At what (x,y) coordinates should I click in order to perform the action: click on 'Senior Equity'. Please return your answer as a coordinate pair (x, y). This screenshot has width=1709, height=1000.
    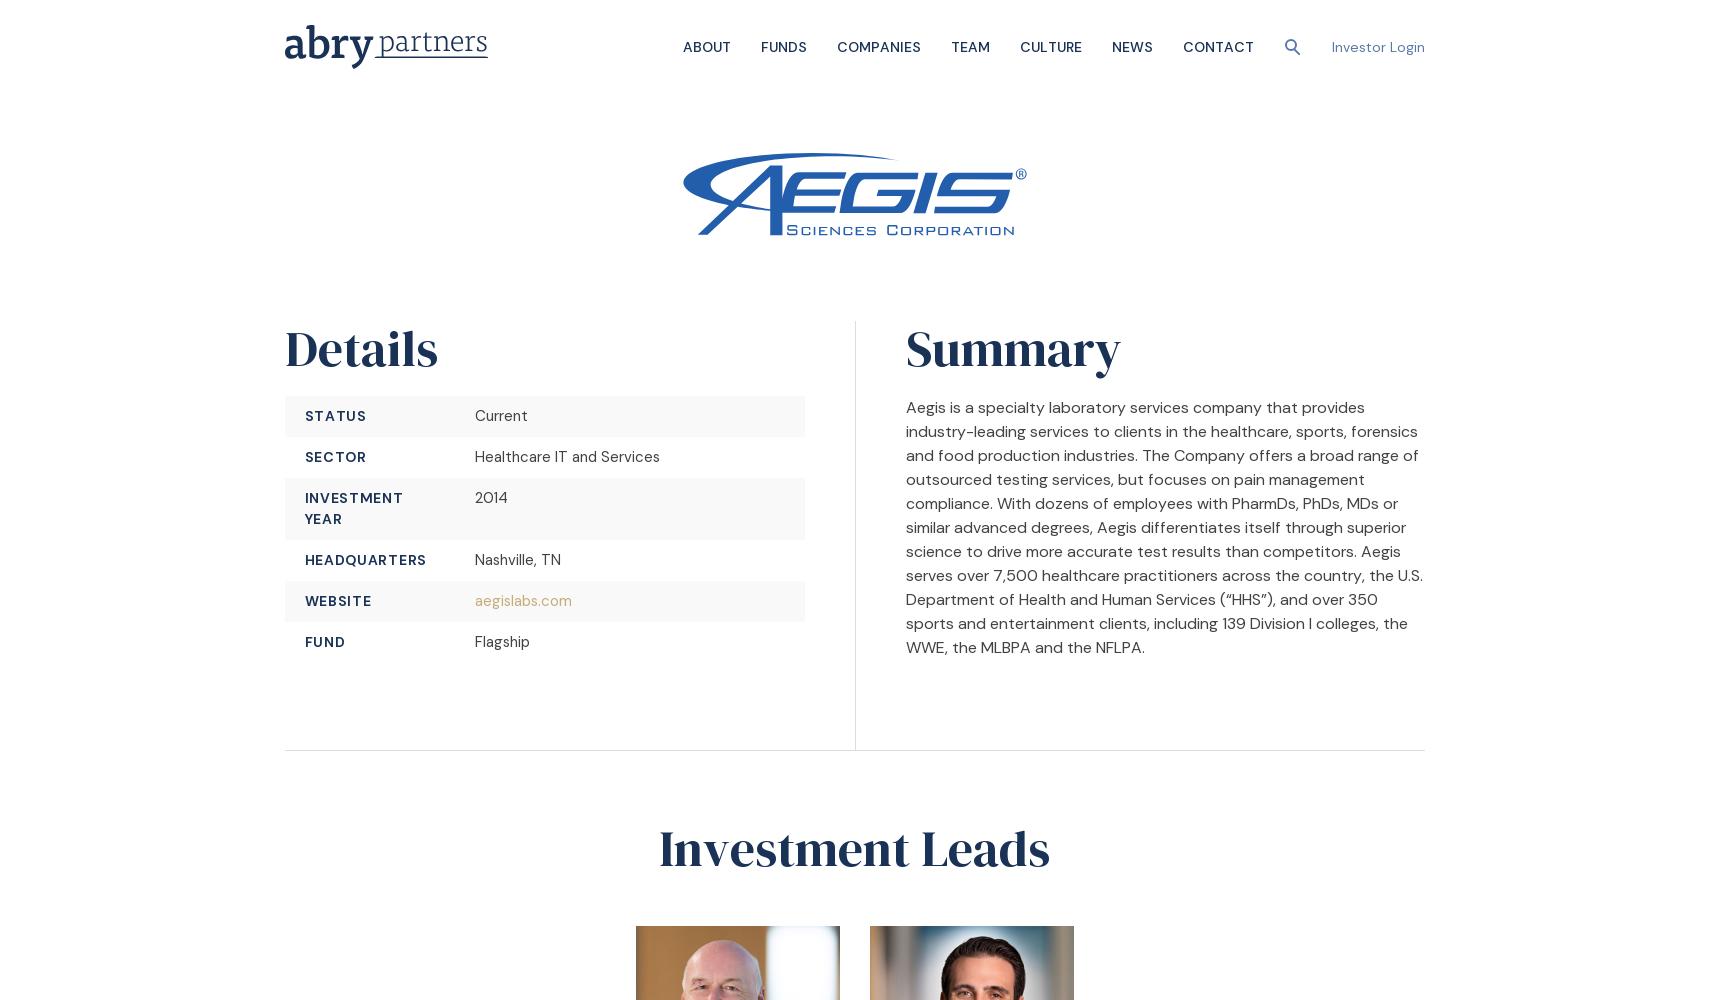
    Looking at the image, I should click on (804, 149).